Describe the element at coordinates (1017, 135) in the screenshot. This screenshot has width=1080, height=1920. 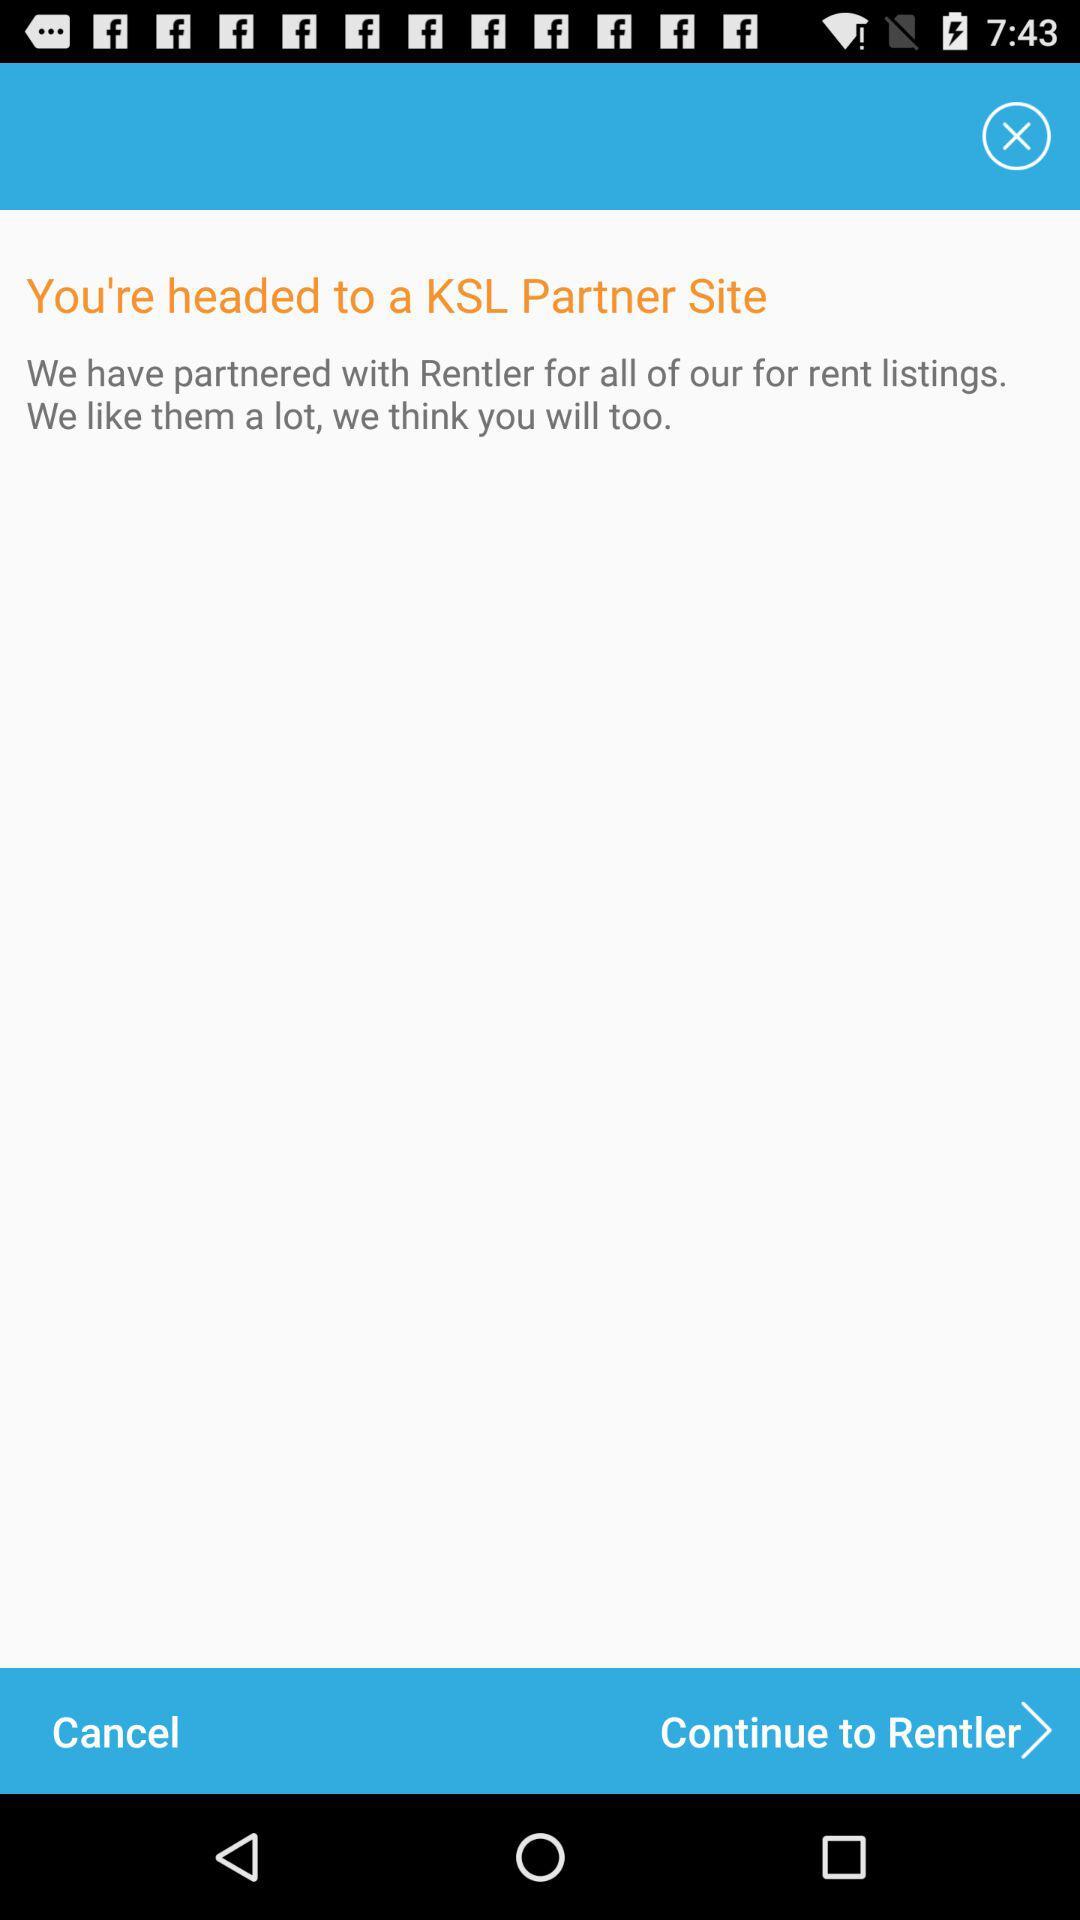
I see `the icon at the top right corner` at that location.